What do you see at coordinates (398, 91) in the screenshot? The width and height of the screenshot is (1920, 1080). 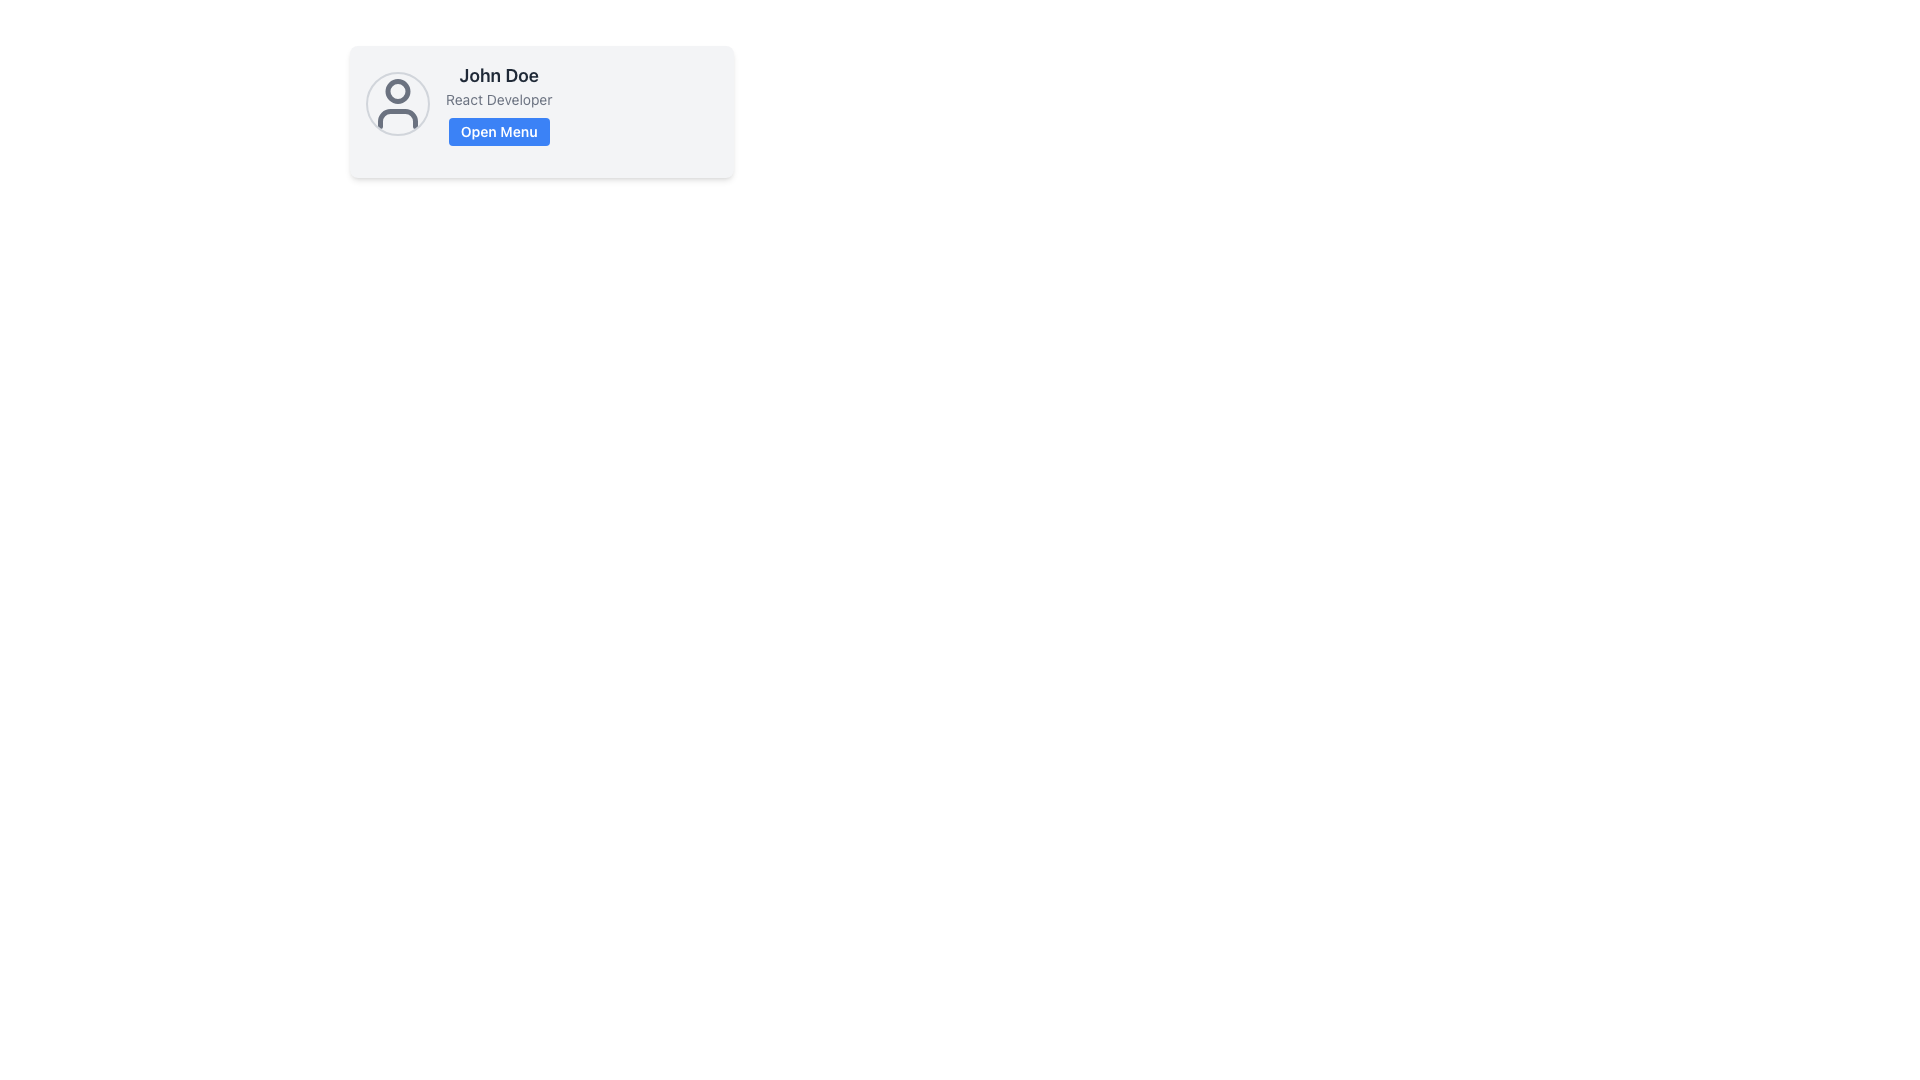 I see `the decorative circle in the user profile icon located in the top central region of the icon, which is part of the user card widget` at bounding box center [398, 91].